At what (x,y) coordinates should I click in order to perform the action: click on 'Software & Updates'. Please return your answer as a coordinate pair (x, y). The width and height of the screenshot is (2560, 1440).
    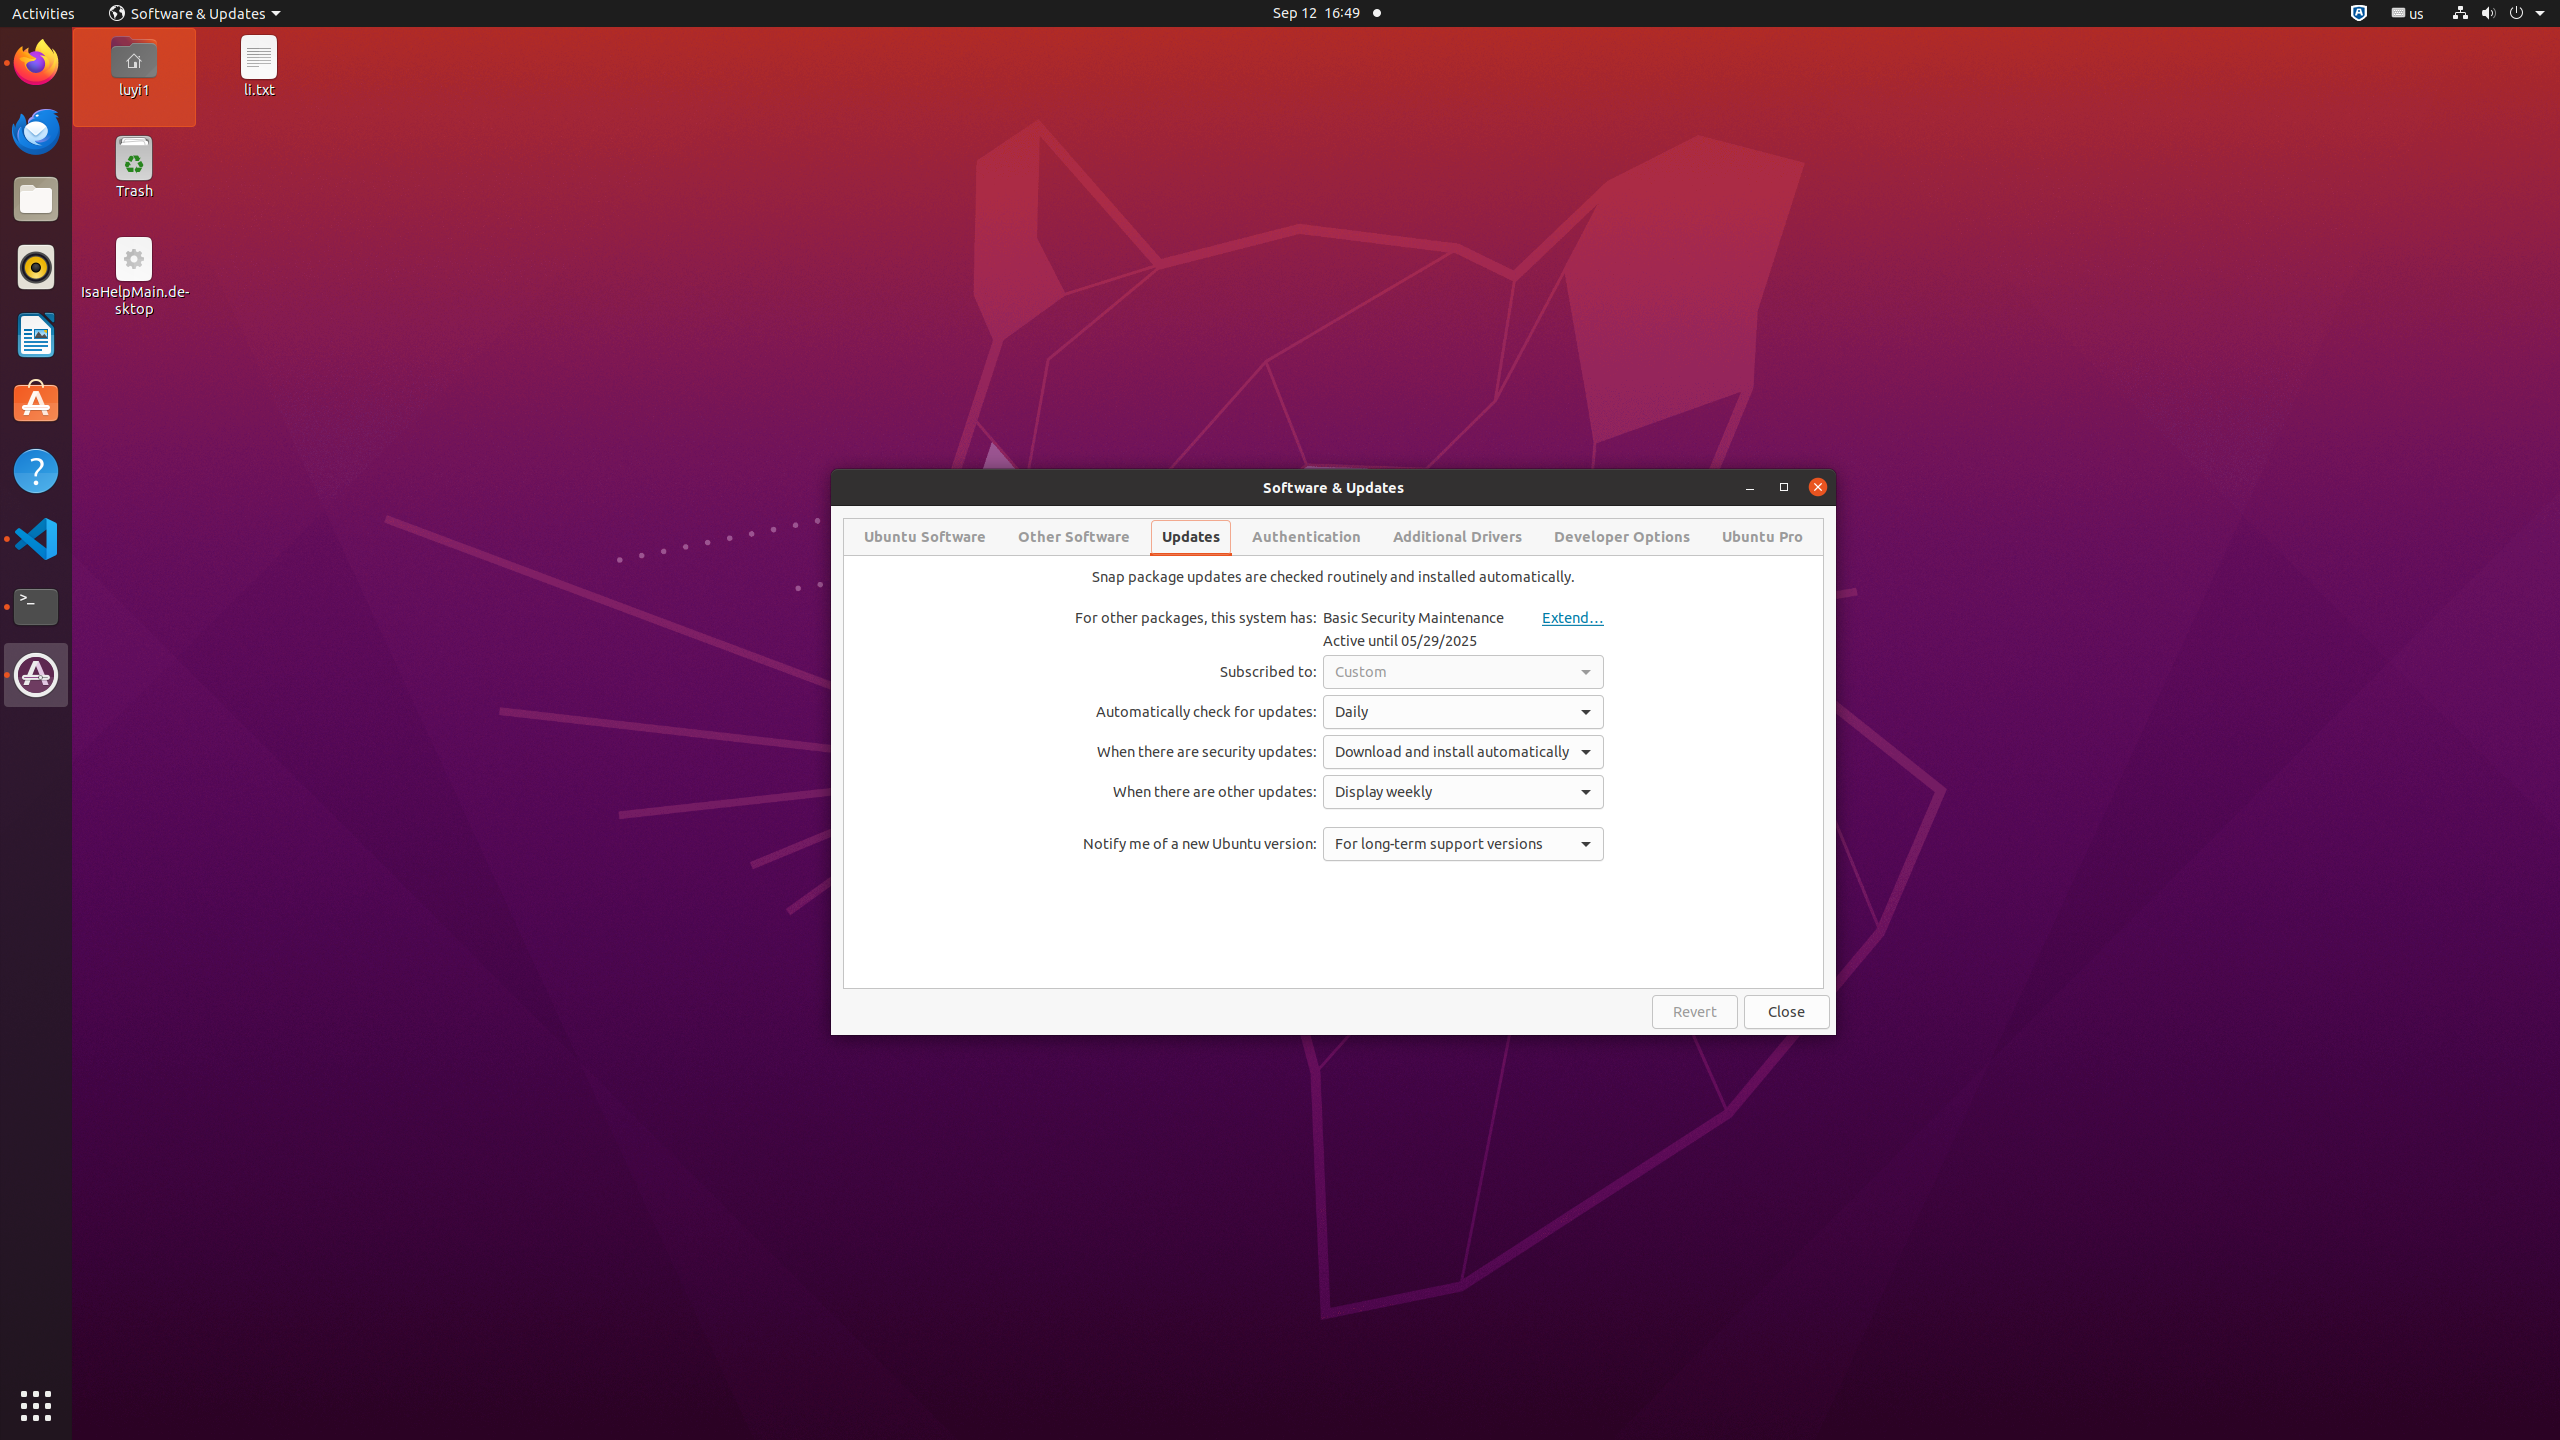
    Looking at the image, I should click on (195, 12).